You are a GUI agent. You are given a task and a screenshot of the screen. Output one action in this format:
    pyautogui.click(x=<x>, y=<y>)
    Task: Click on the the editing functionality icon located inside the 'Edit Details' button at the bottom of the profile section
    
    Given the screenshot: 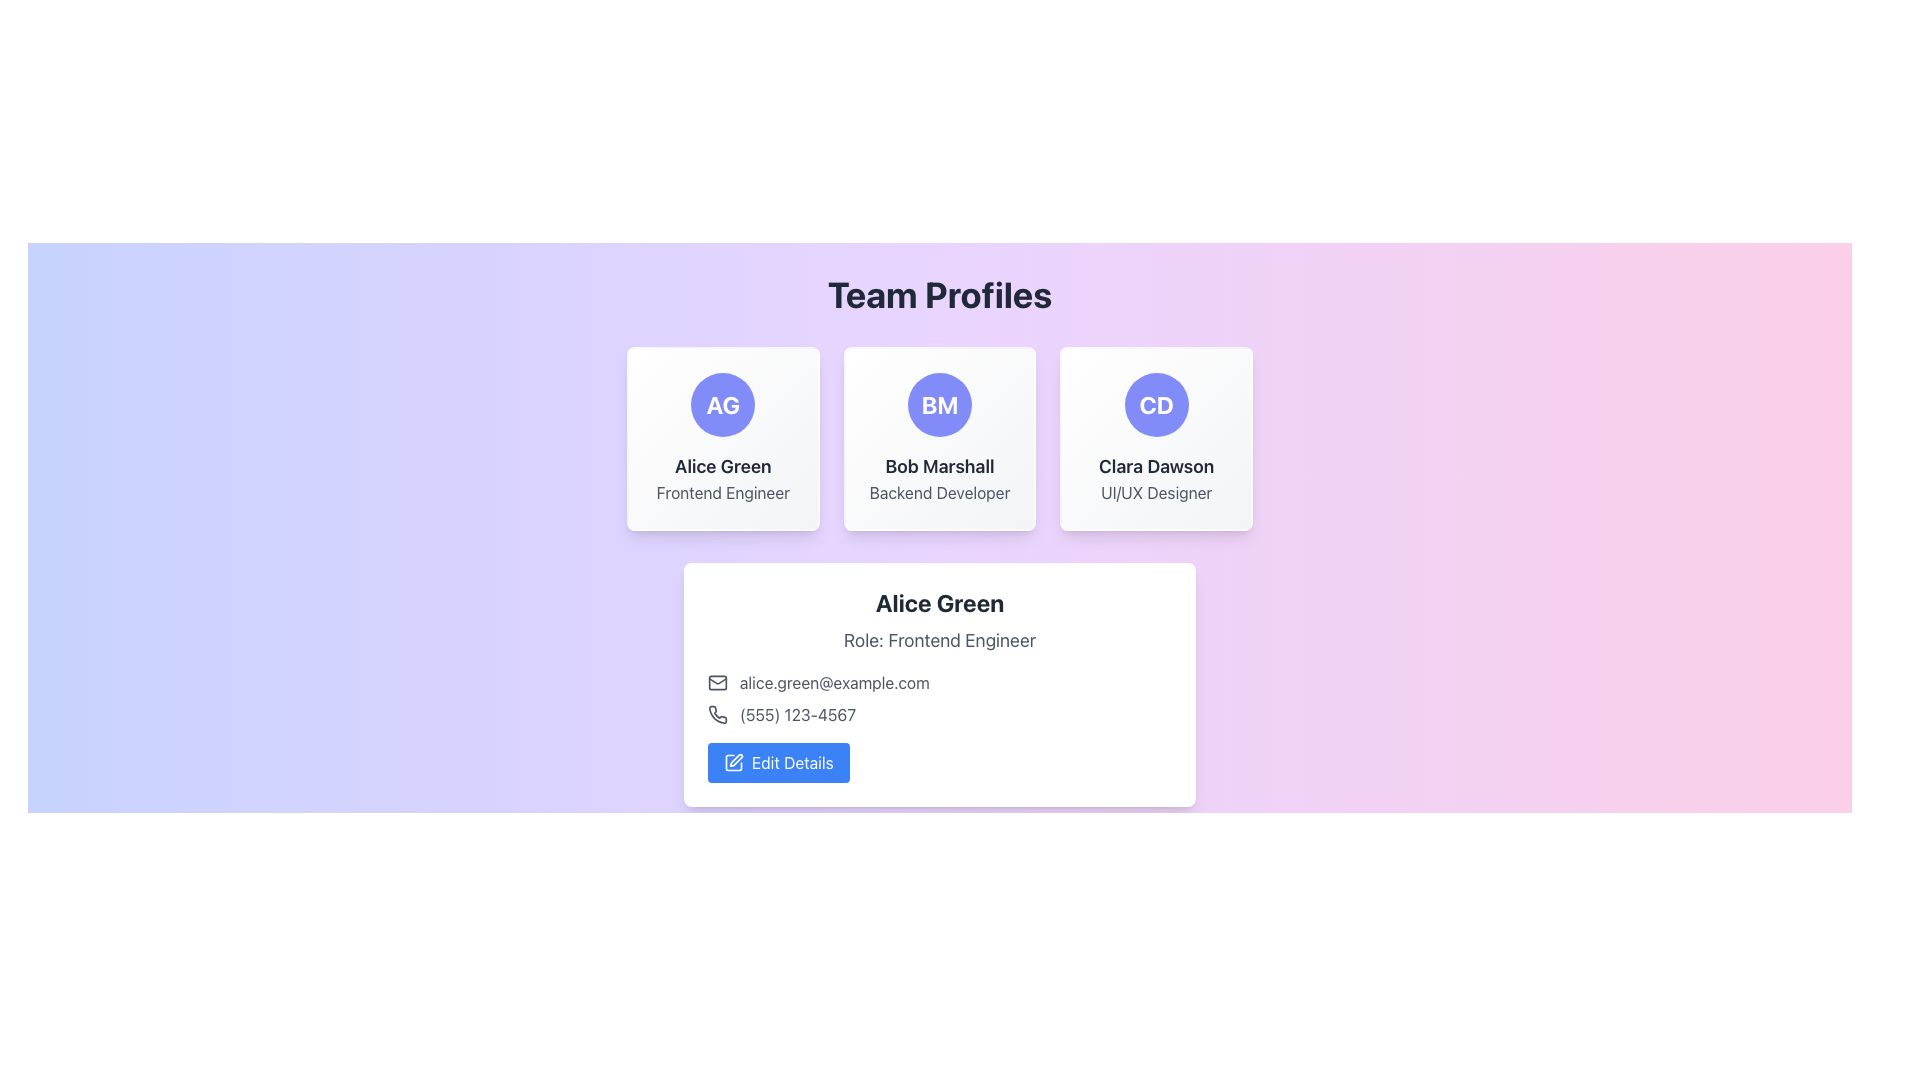 What is the action you would take?
    pyautogui.click(x=735, y=760)
    